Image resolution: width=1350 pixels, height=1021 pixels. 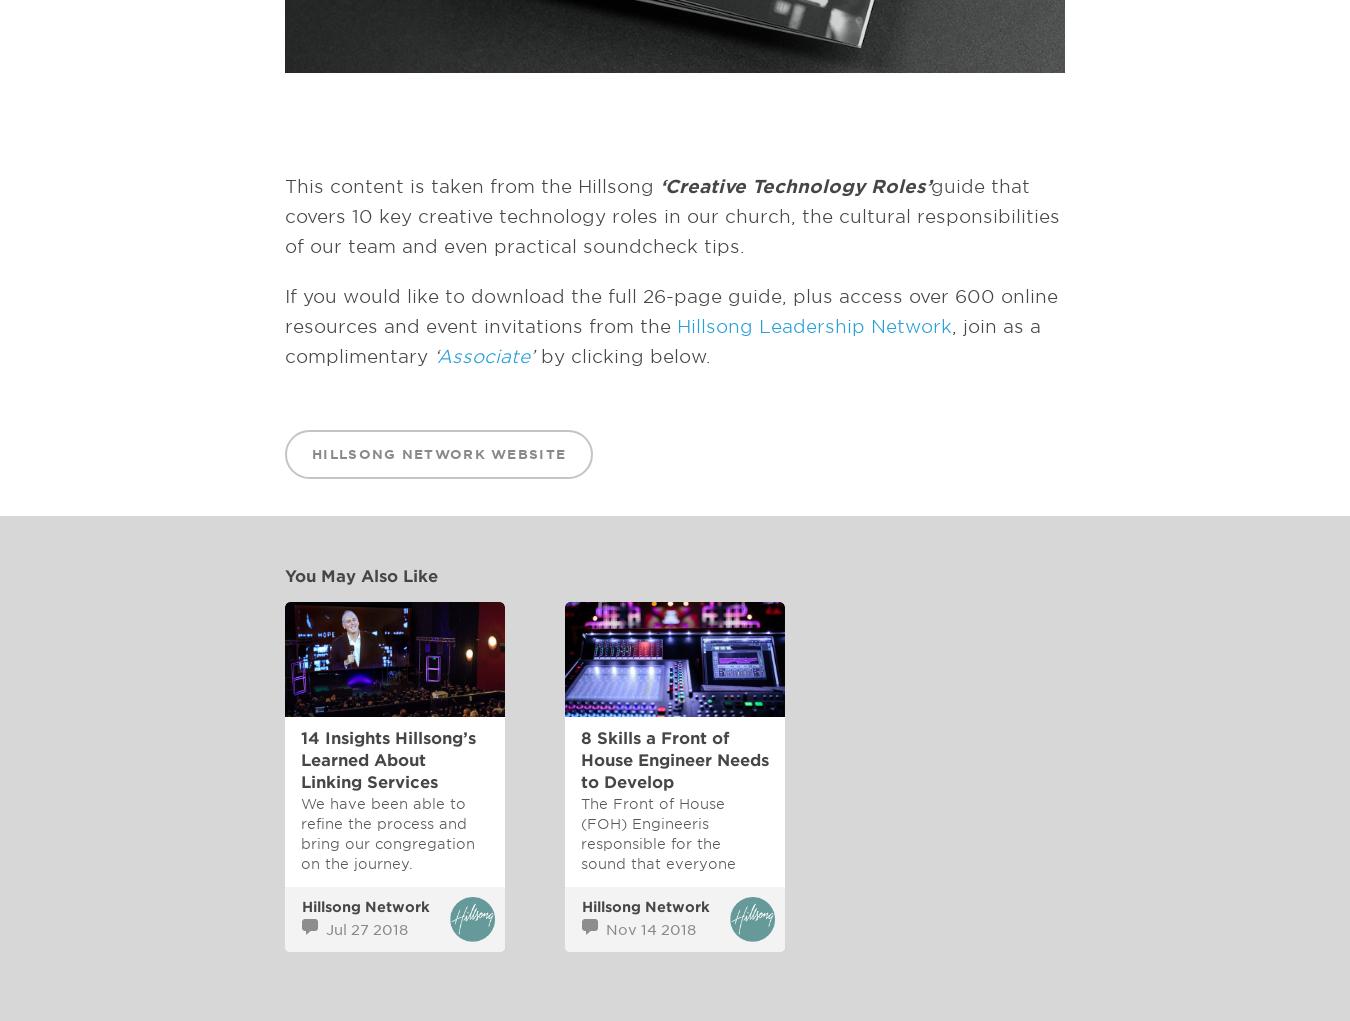 I want to click on 'Hillsong Leadership Network', so click(x=814, y=325).